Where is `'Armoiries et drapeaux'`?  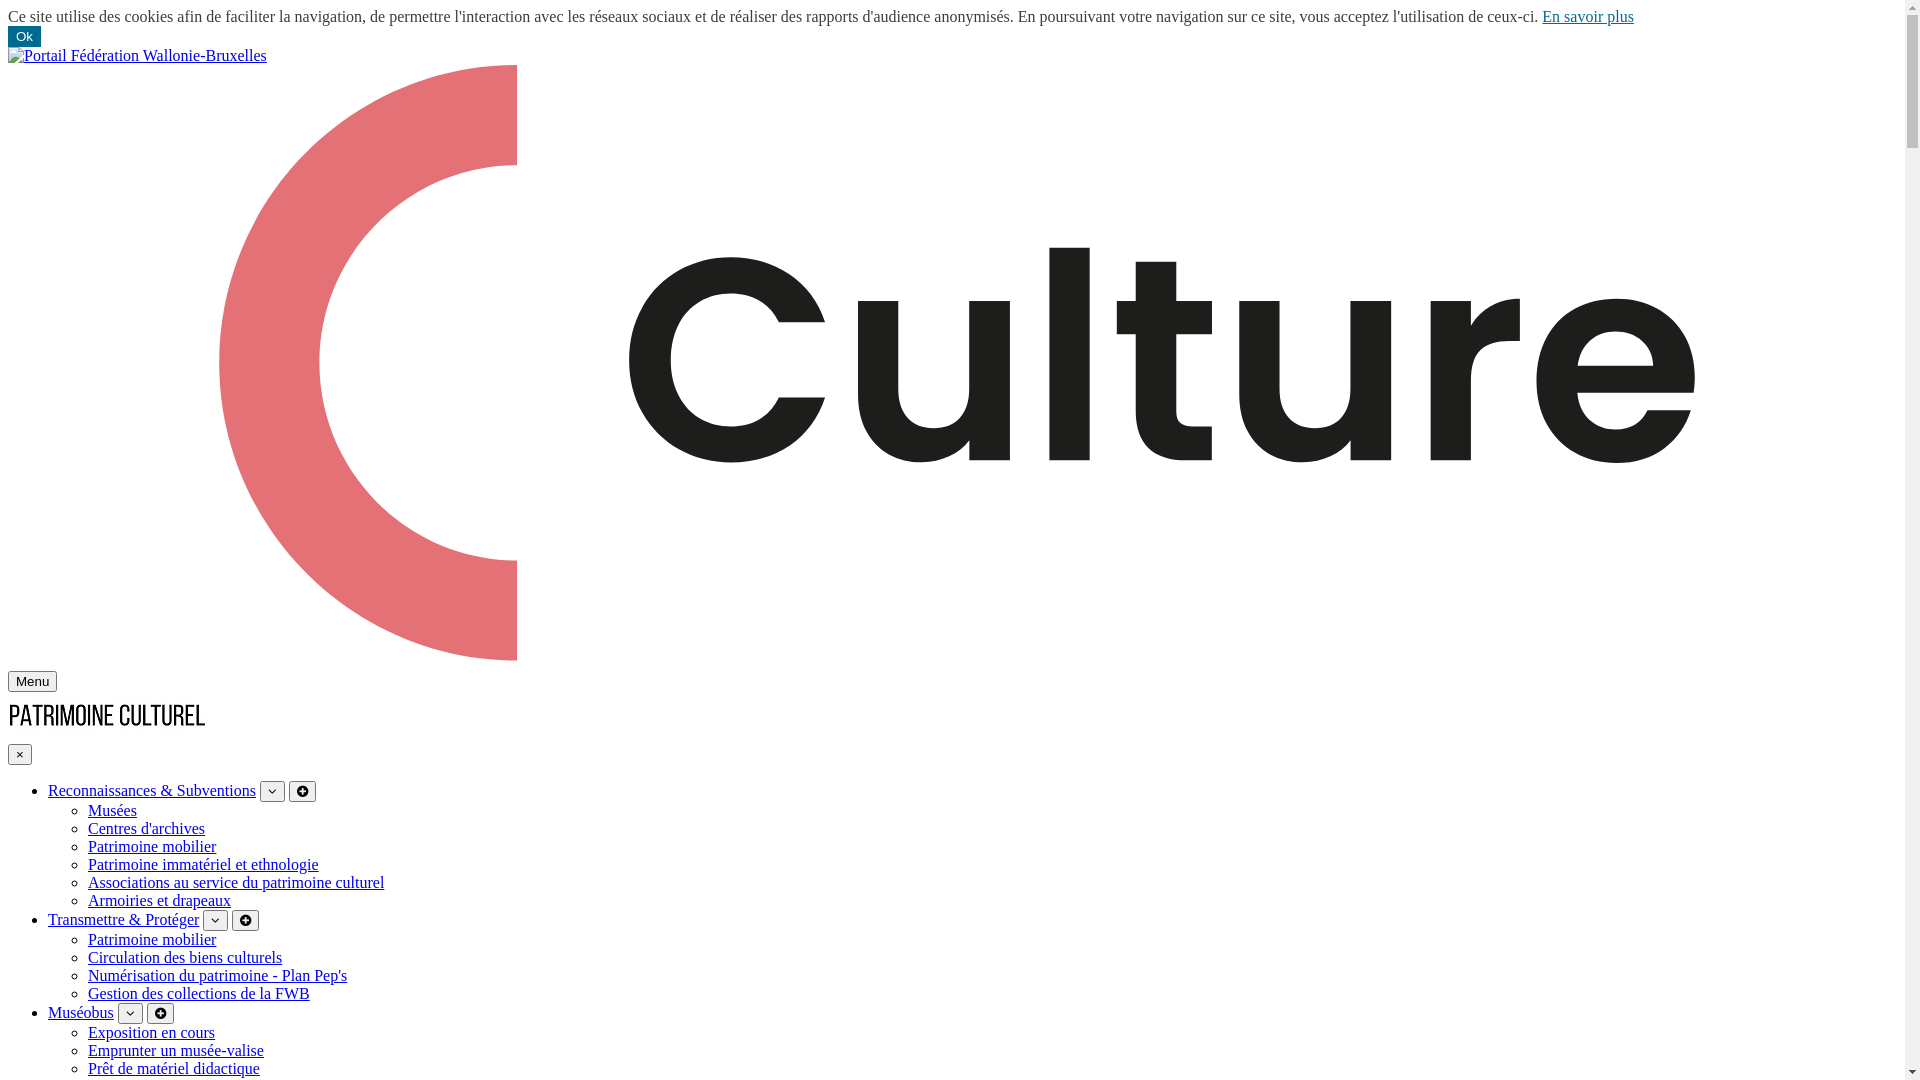
'Armoiries et drapeaux' is located at coordinates (158, 900).